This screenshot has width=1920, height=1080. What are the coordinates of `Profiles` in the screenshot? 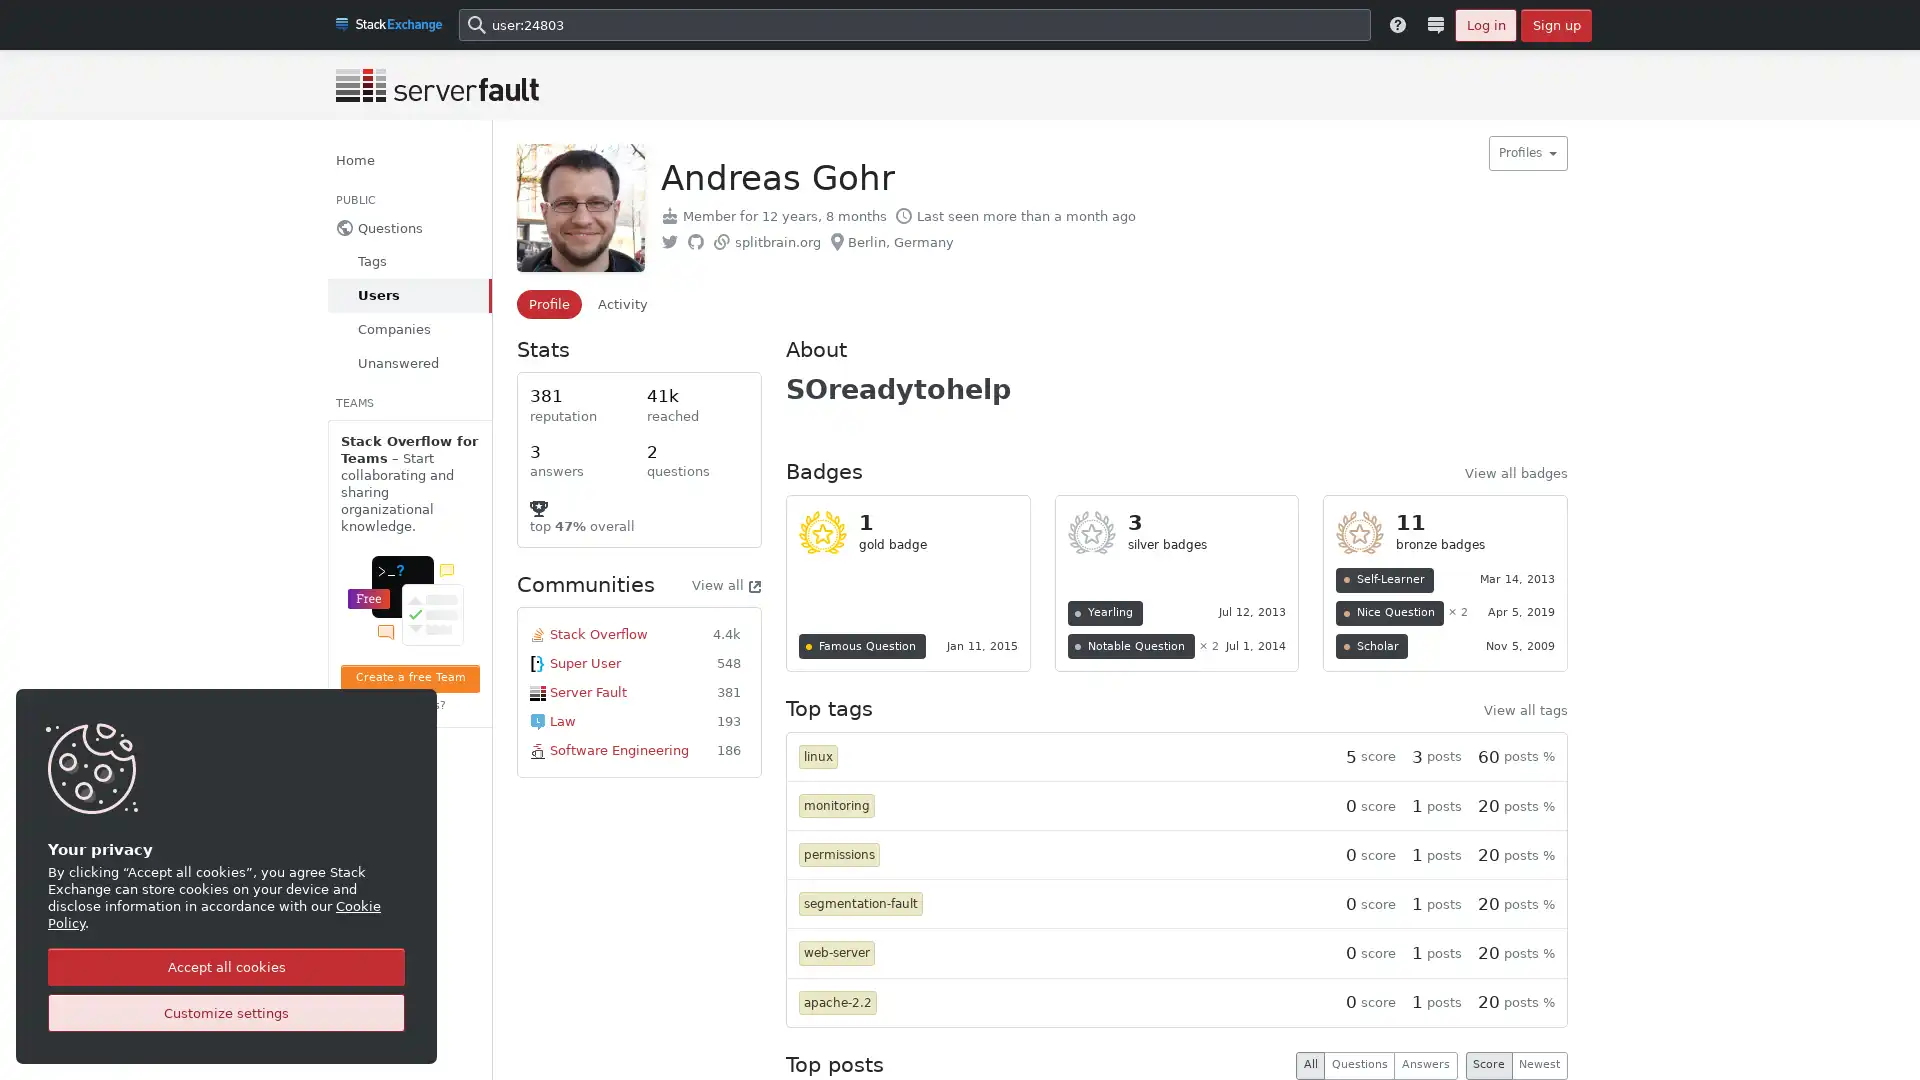 It's located at (1526, 152).